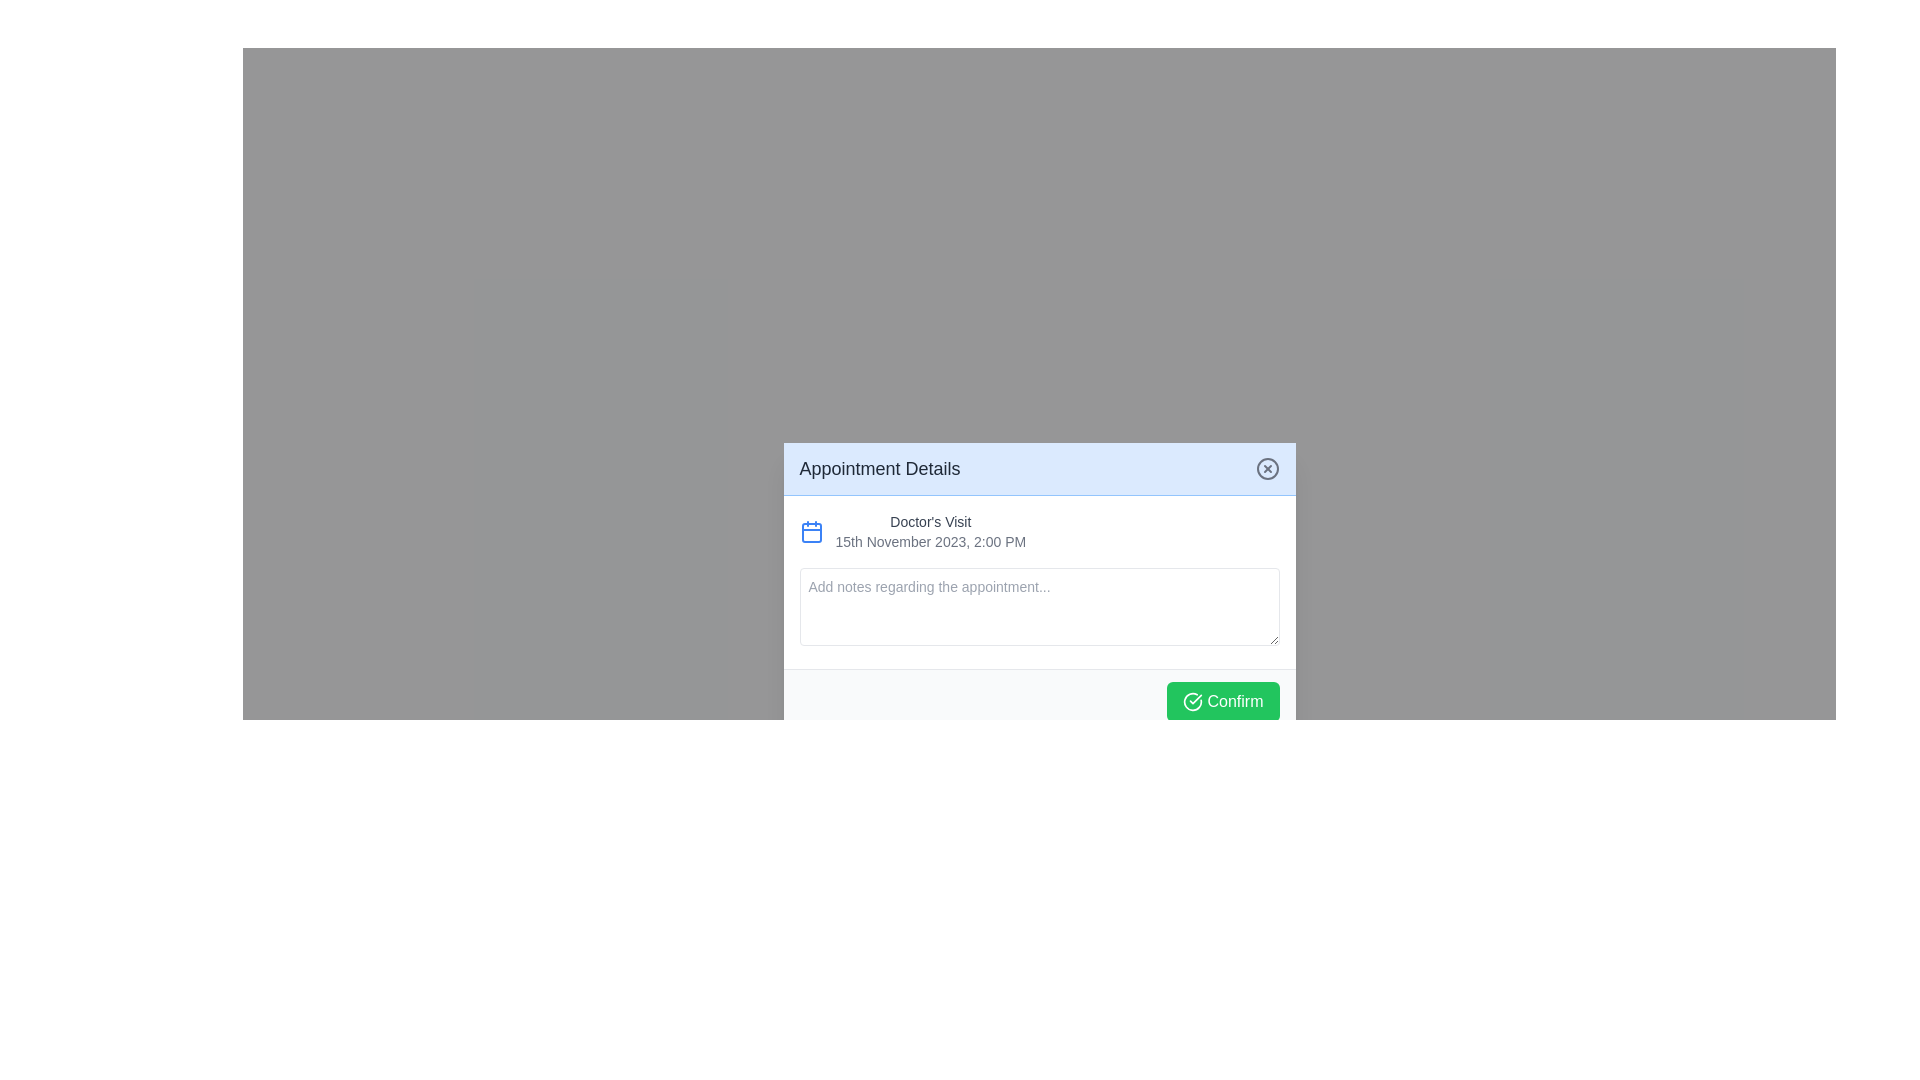 The image size is (1920, 1080). What do you see at coordinates (811, 530) in the screenshot?
I see `the calendar icon outlined in blue, which is located to the far left of the grouping near the title 'Doctor's Visit' and the date '15th November 2023, 2:00 PM'` at bounding box center [811, 530].